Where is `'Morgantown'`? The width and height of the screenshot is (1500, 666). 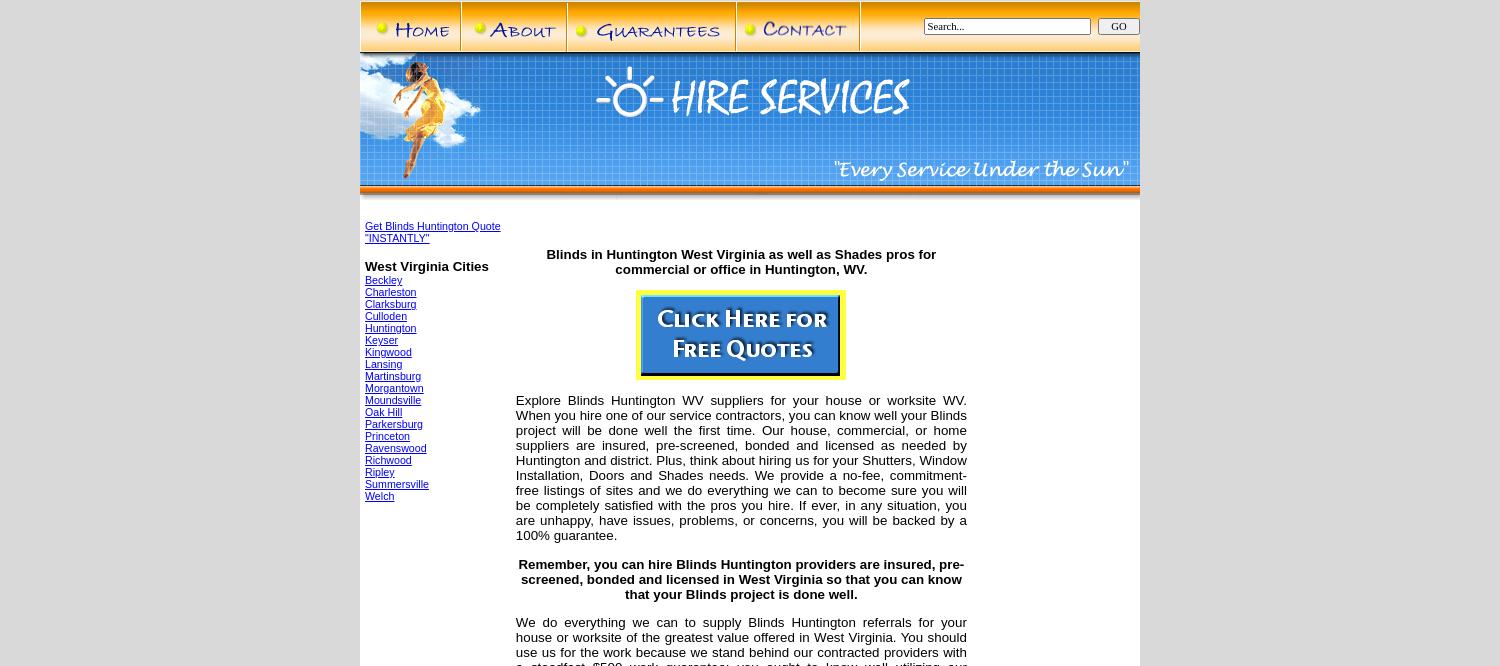 'Morgantown' is located at coordinates (394, 388).